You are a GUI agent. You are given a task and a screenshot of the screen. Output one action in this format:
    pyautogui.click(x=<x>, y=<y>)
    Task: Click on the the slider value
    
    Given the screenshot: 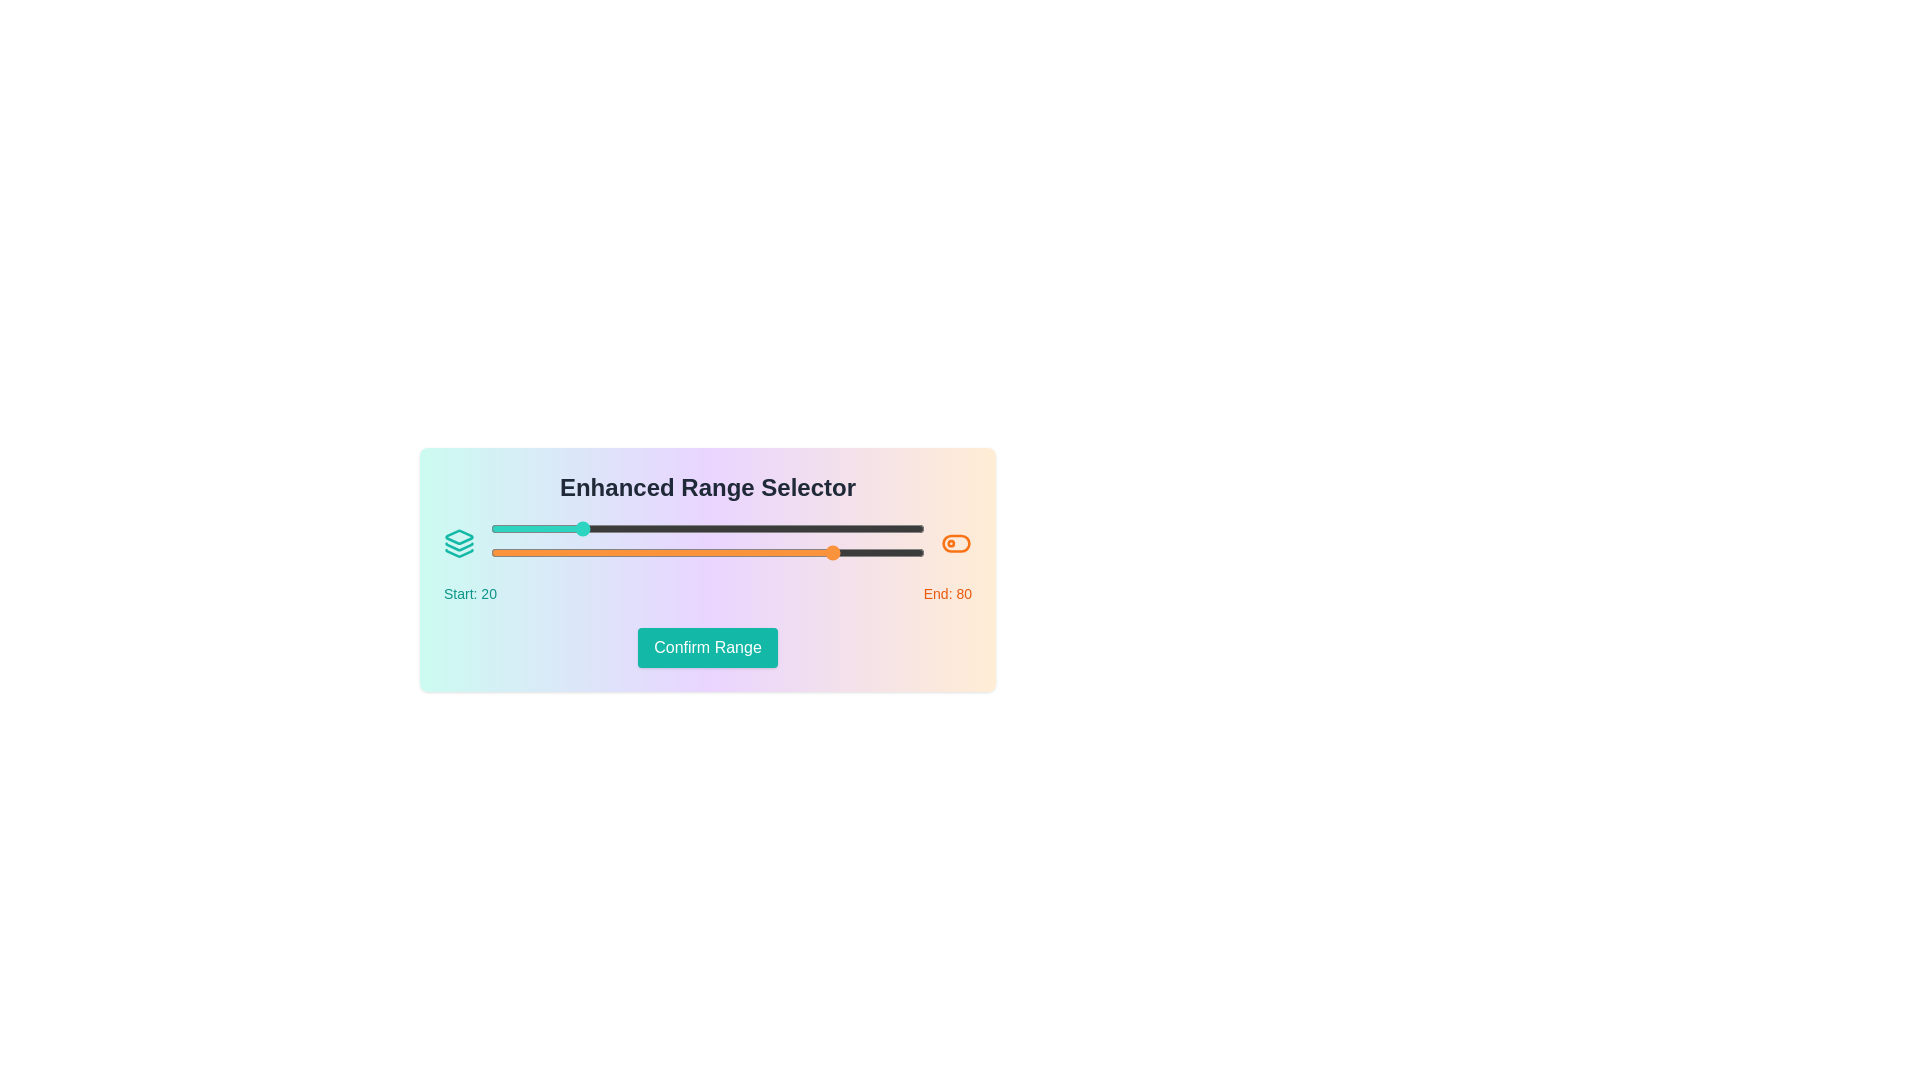 What is the action you would take?
    pyautogui.click(x=585, y=552)
    